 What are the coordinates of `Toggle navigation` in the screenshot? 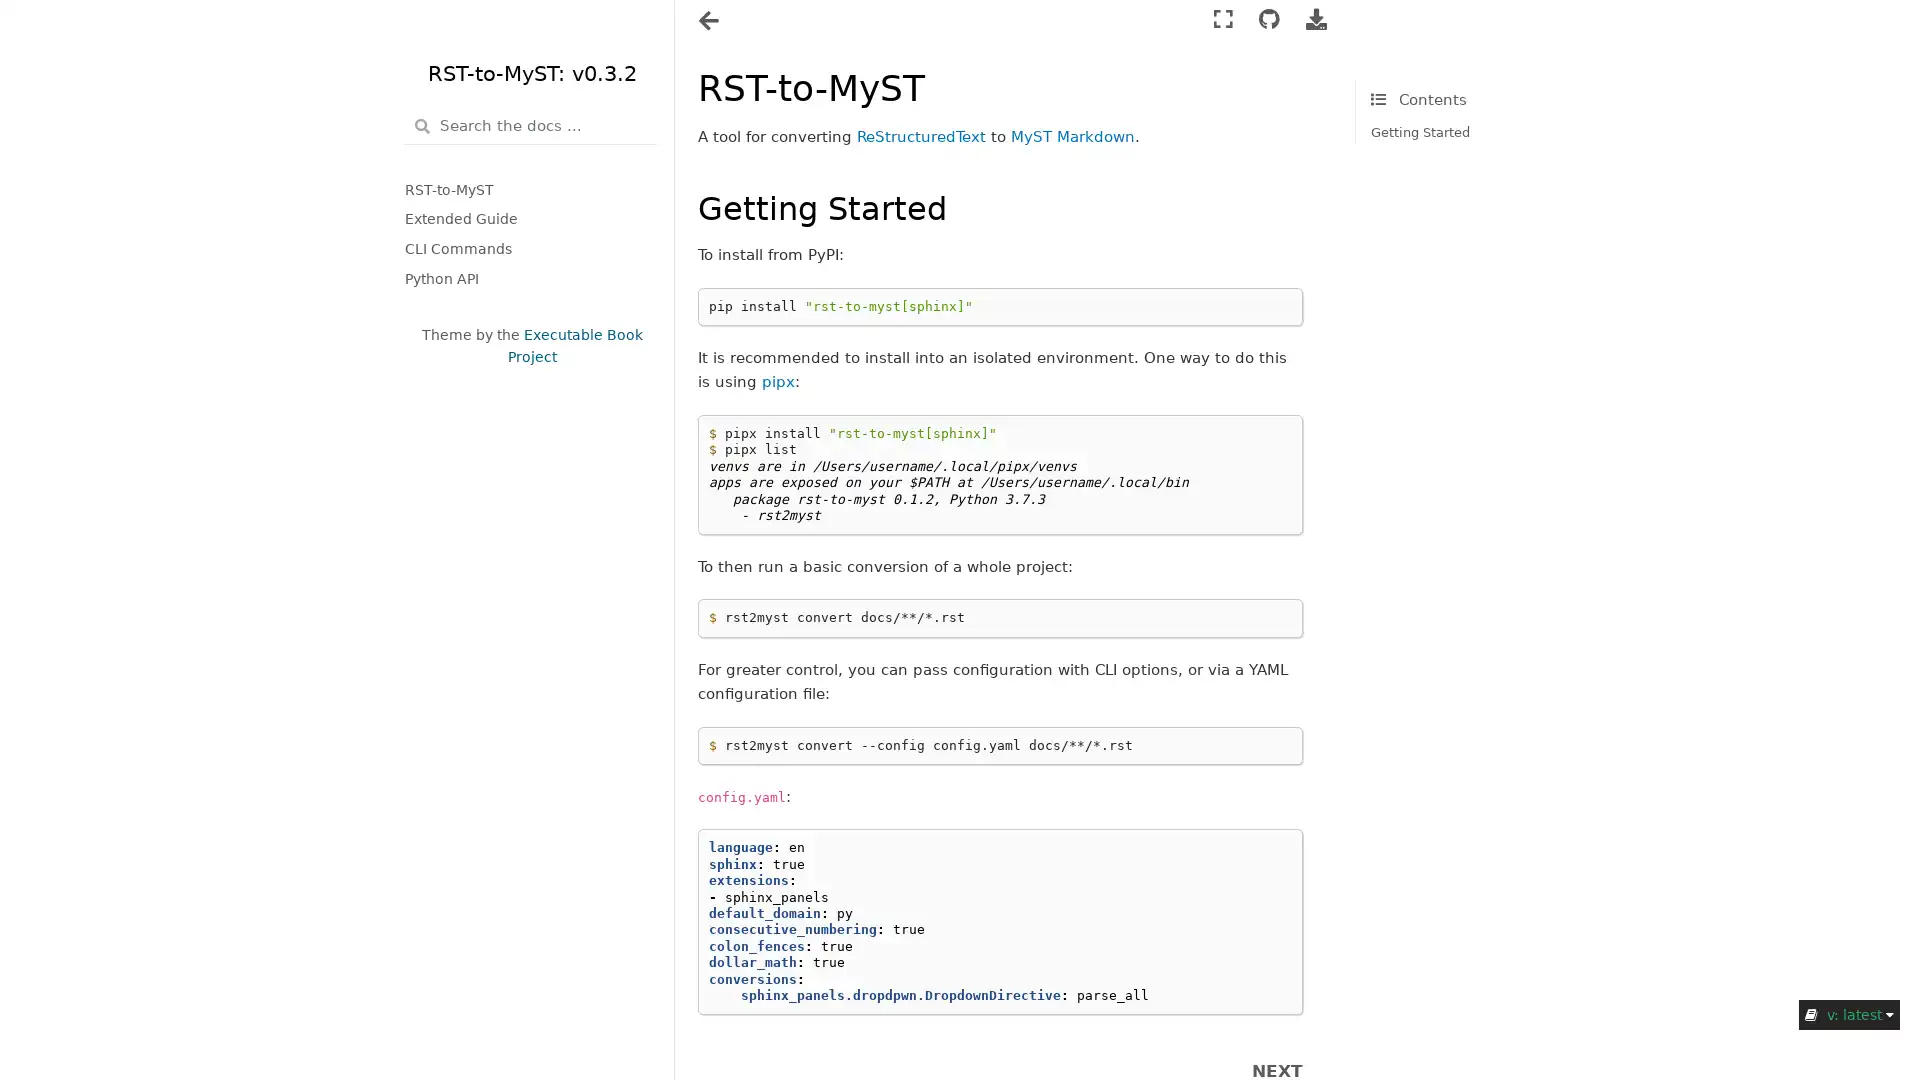 It's located at (709, 22).